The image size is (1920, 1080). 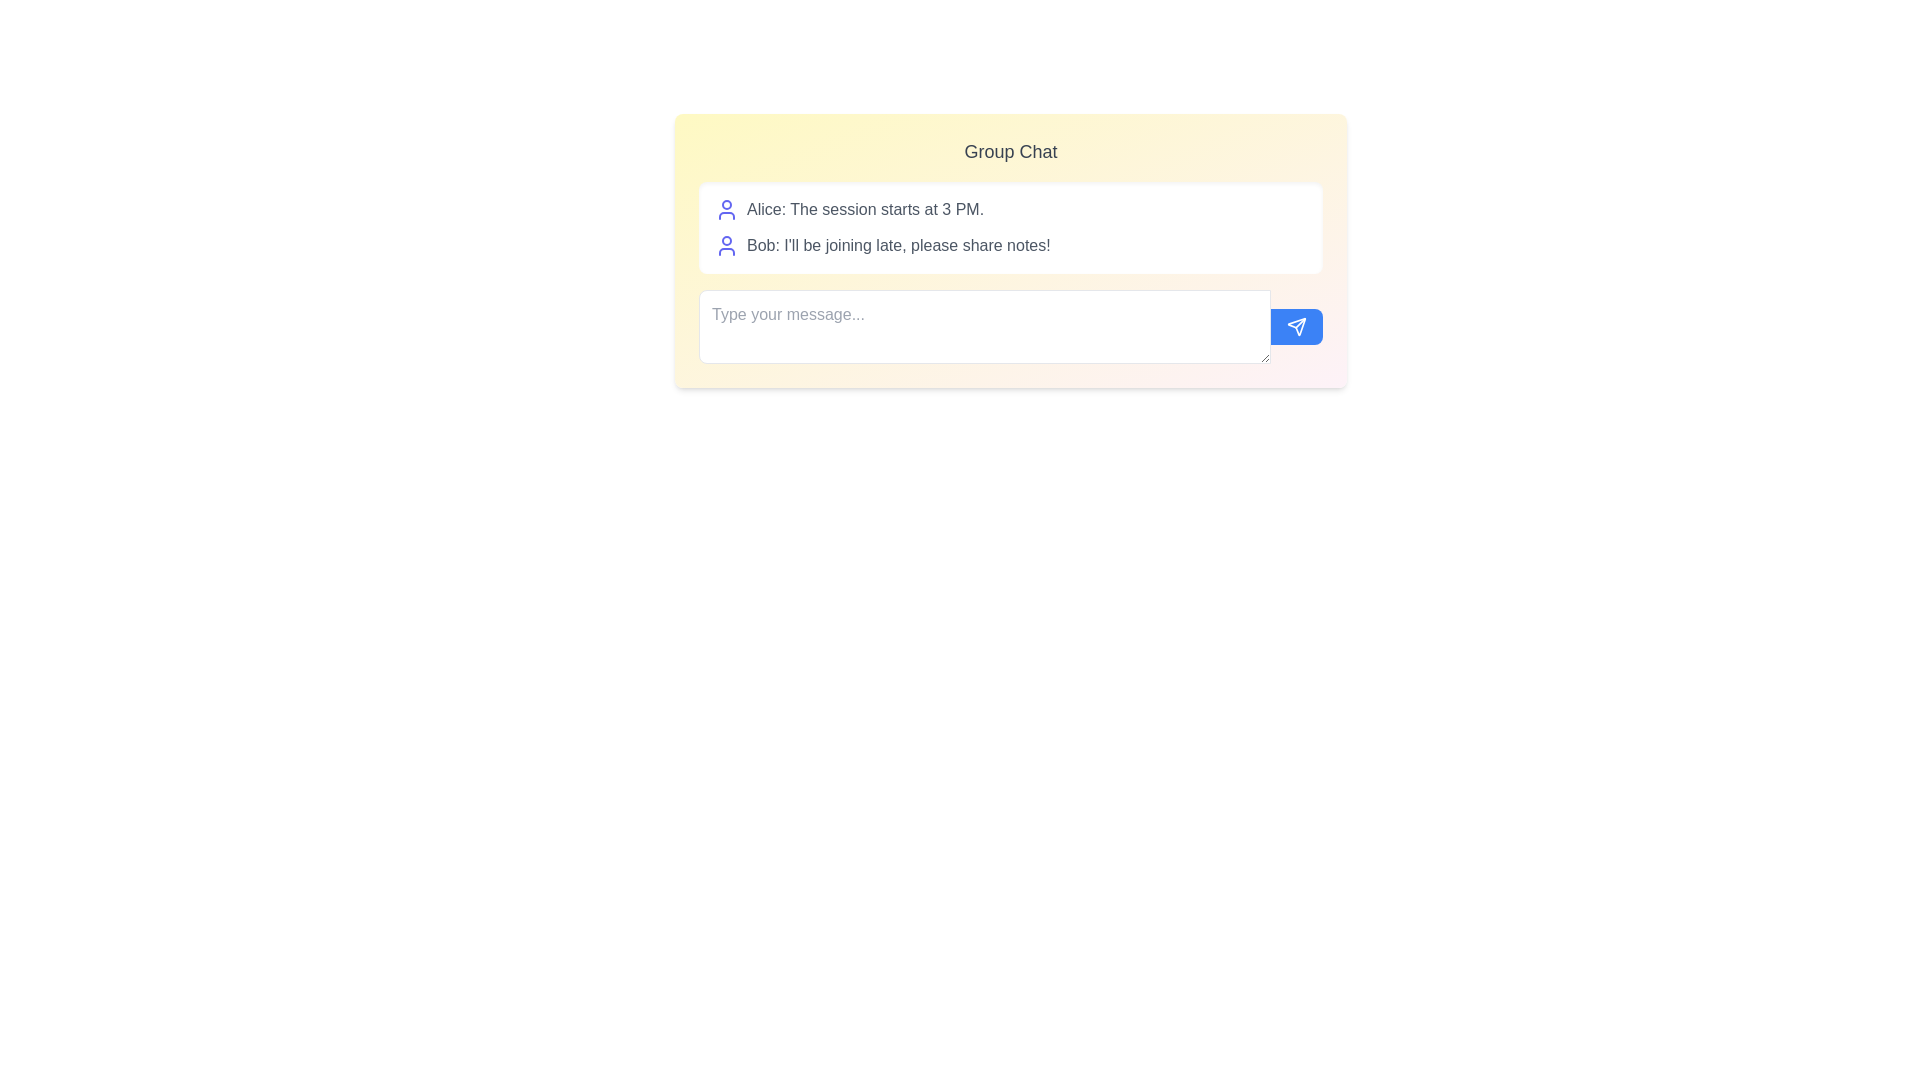 What do you see at coordinates (1296, 326) in the screenshot?
I see `the 'send message' button located to the immediate right of the input box labeled 'Type your message...' in the chat application` at bounding box center [1296, 326].